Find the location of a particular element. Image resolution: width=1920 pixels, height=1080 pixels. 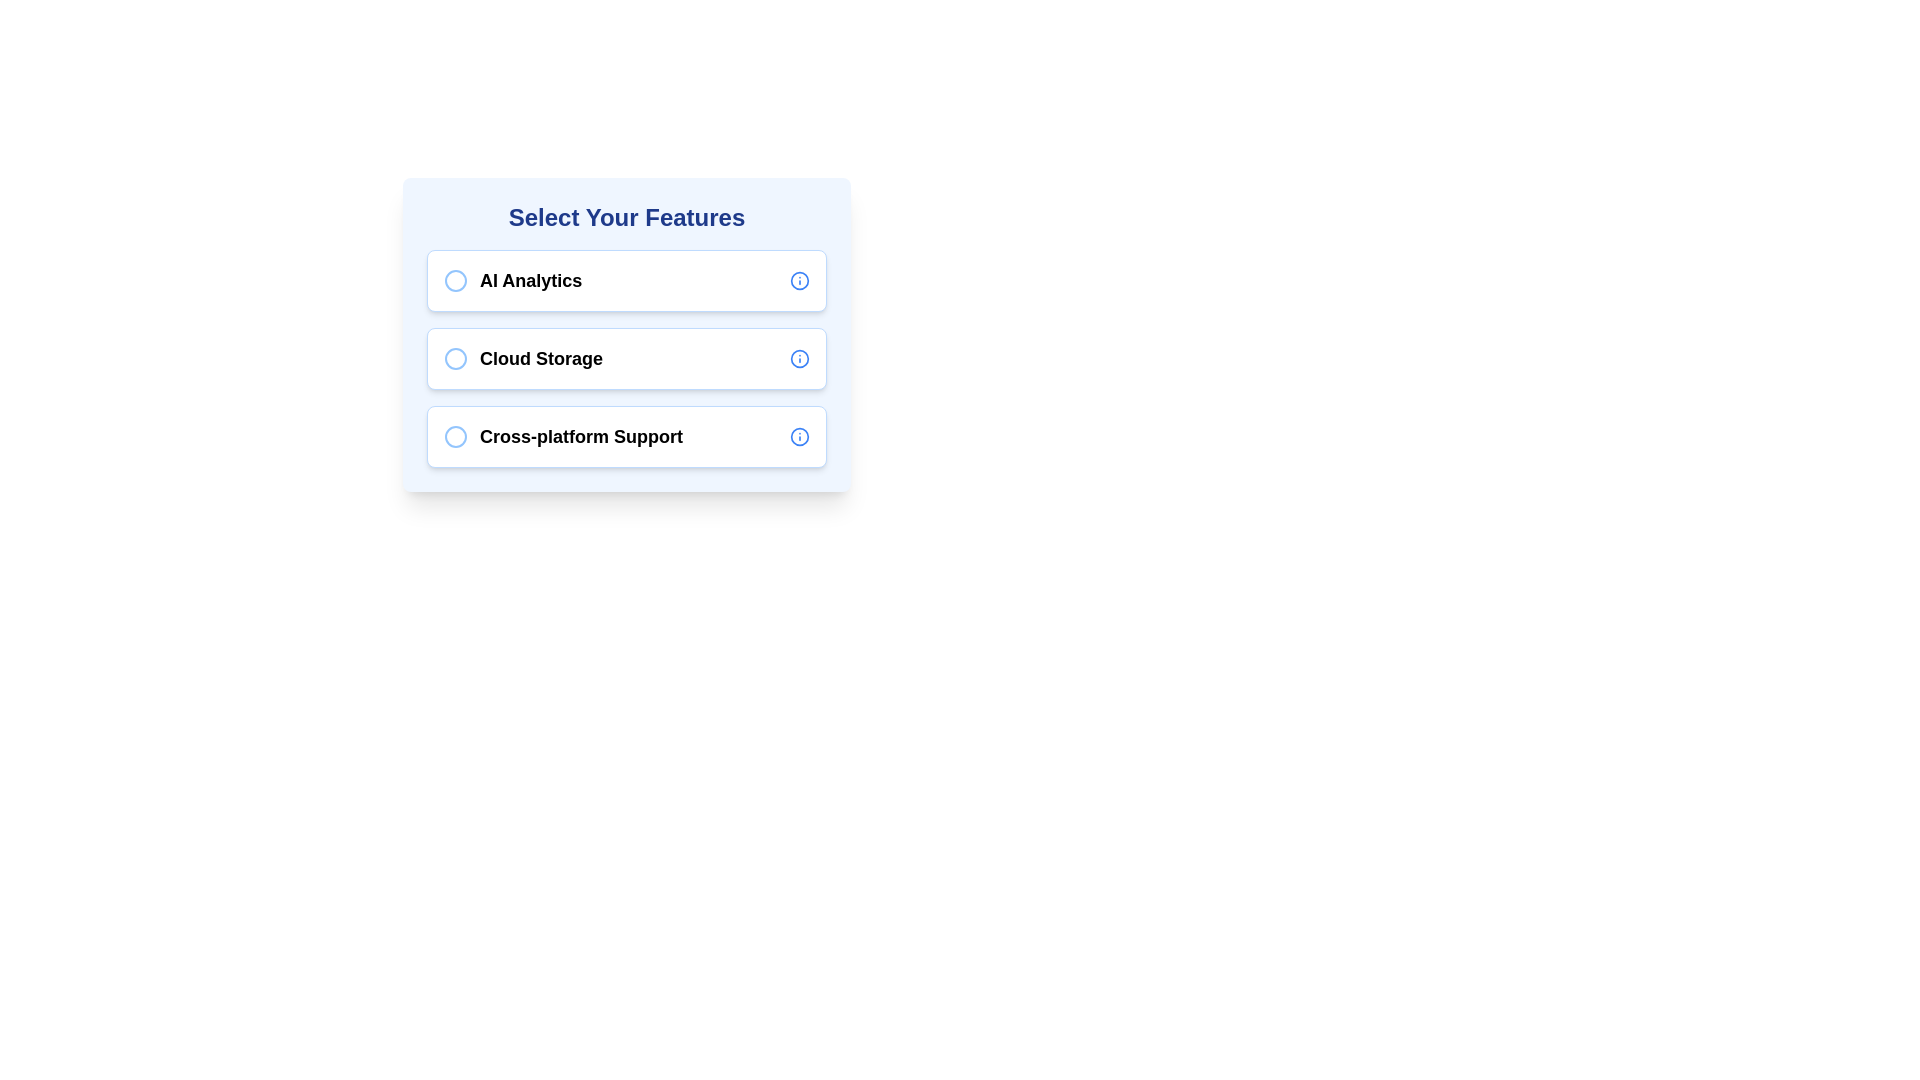

the info marker icon located to the far right of the 'Cloud Storage' option is located at coordinates (800, 357).